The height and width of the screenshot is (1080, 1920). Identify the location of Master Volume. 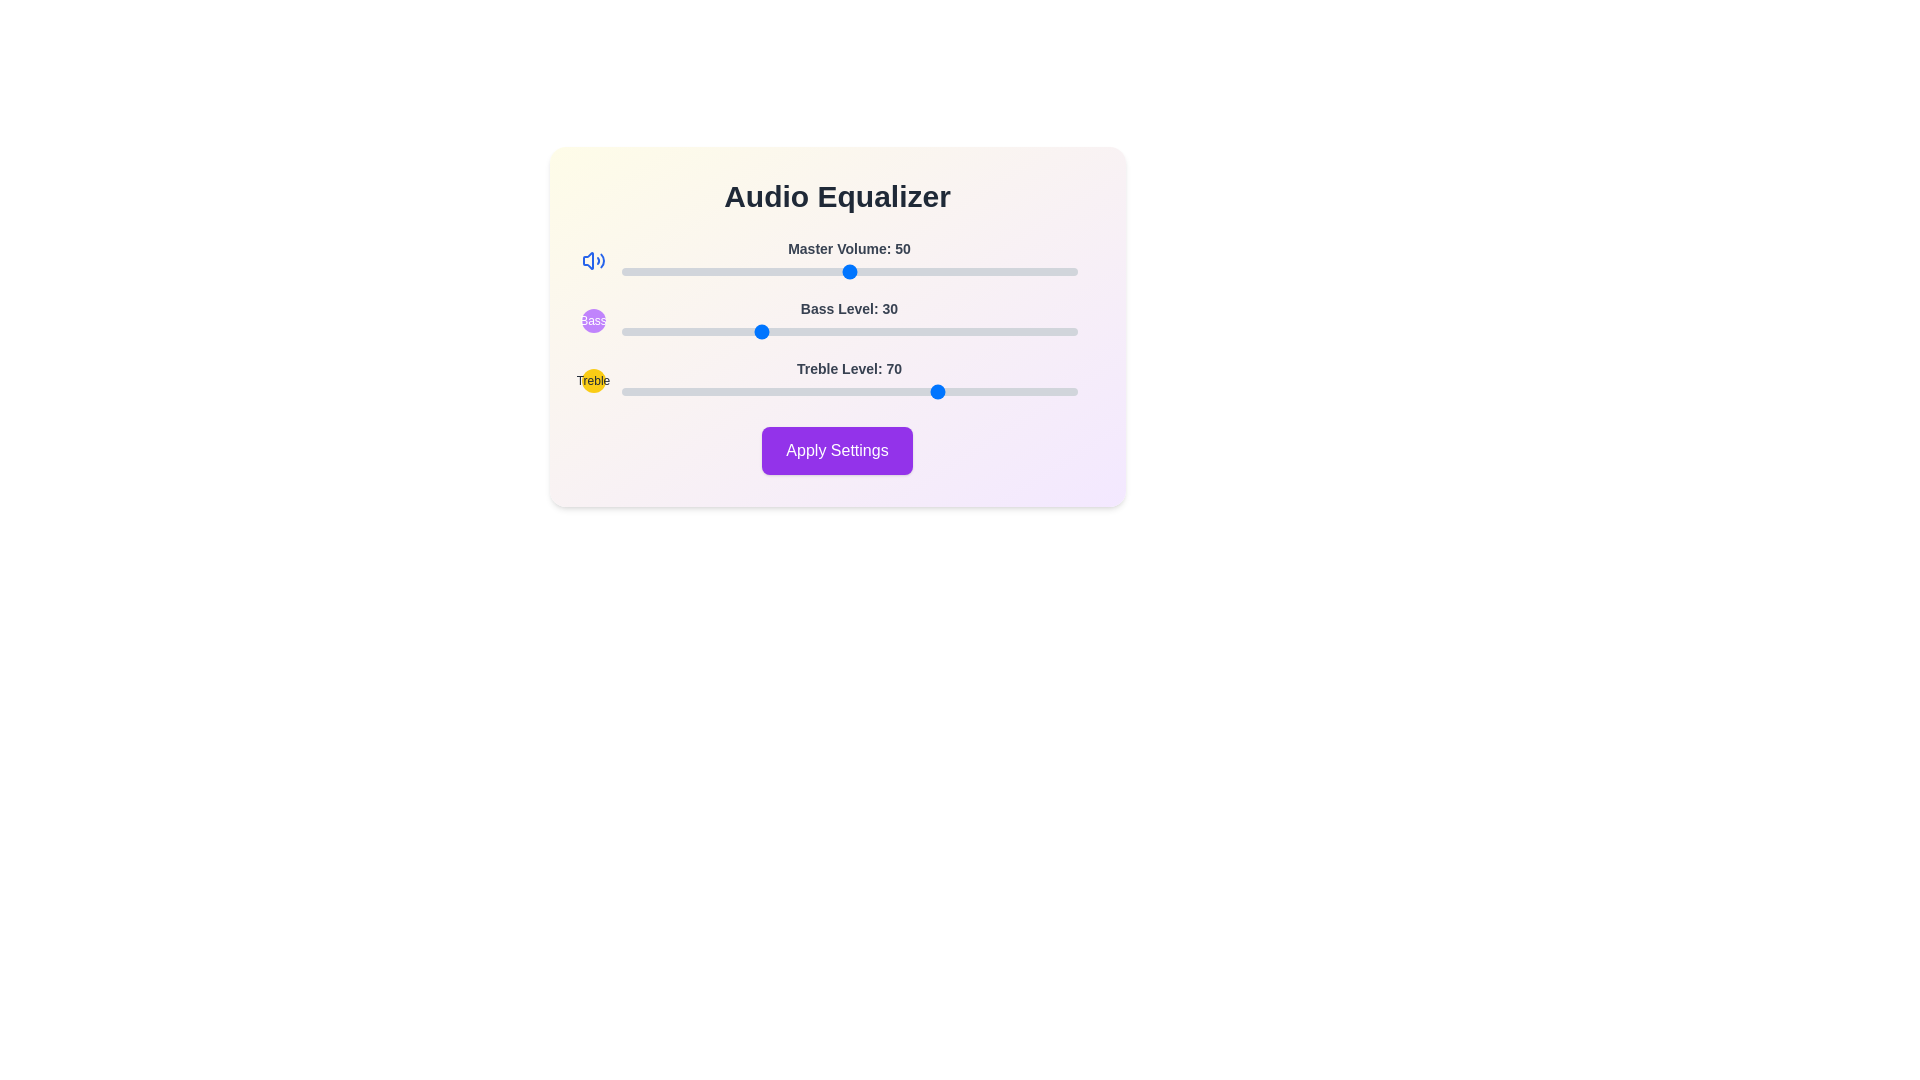
(738, 272).